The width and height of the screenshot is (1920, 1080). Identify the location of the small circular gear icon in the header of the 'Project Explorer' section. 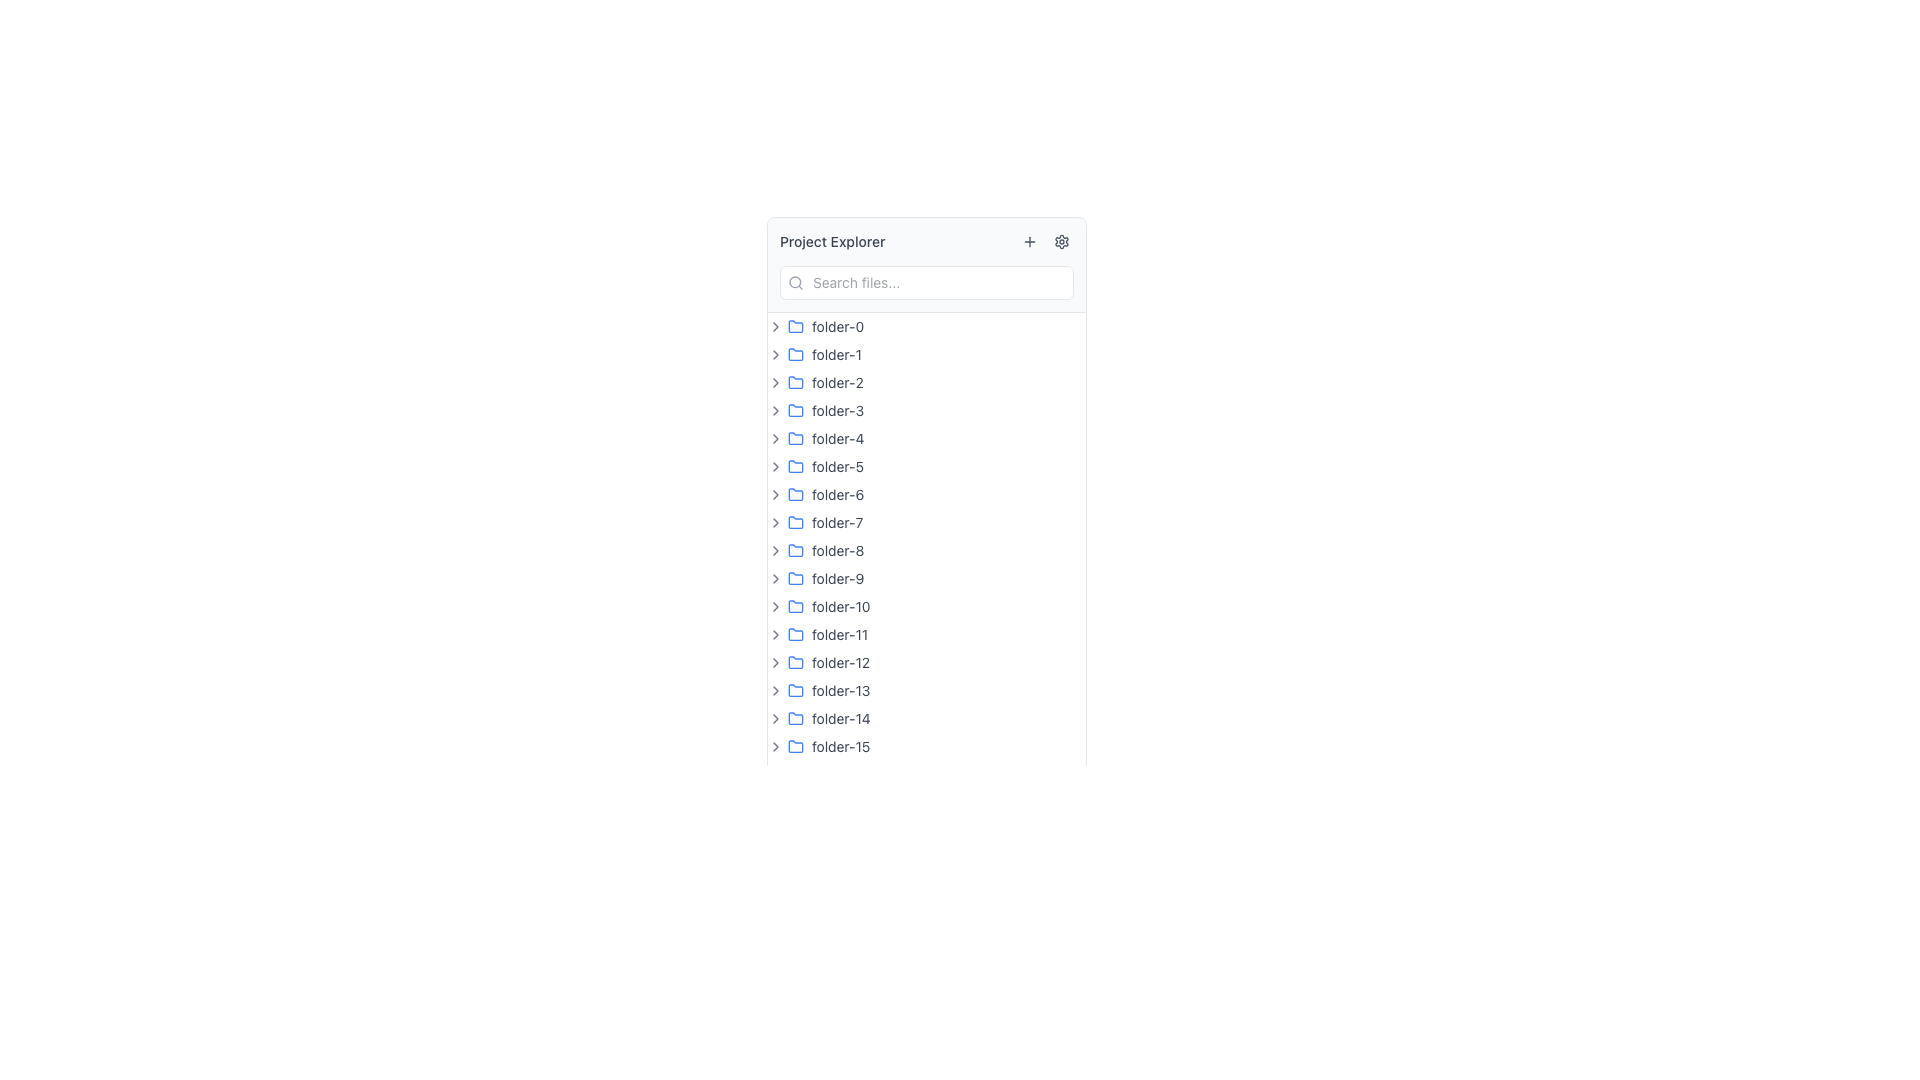
(1060, 241).